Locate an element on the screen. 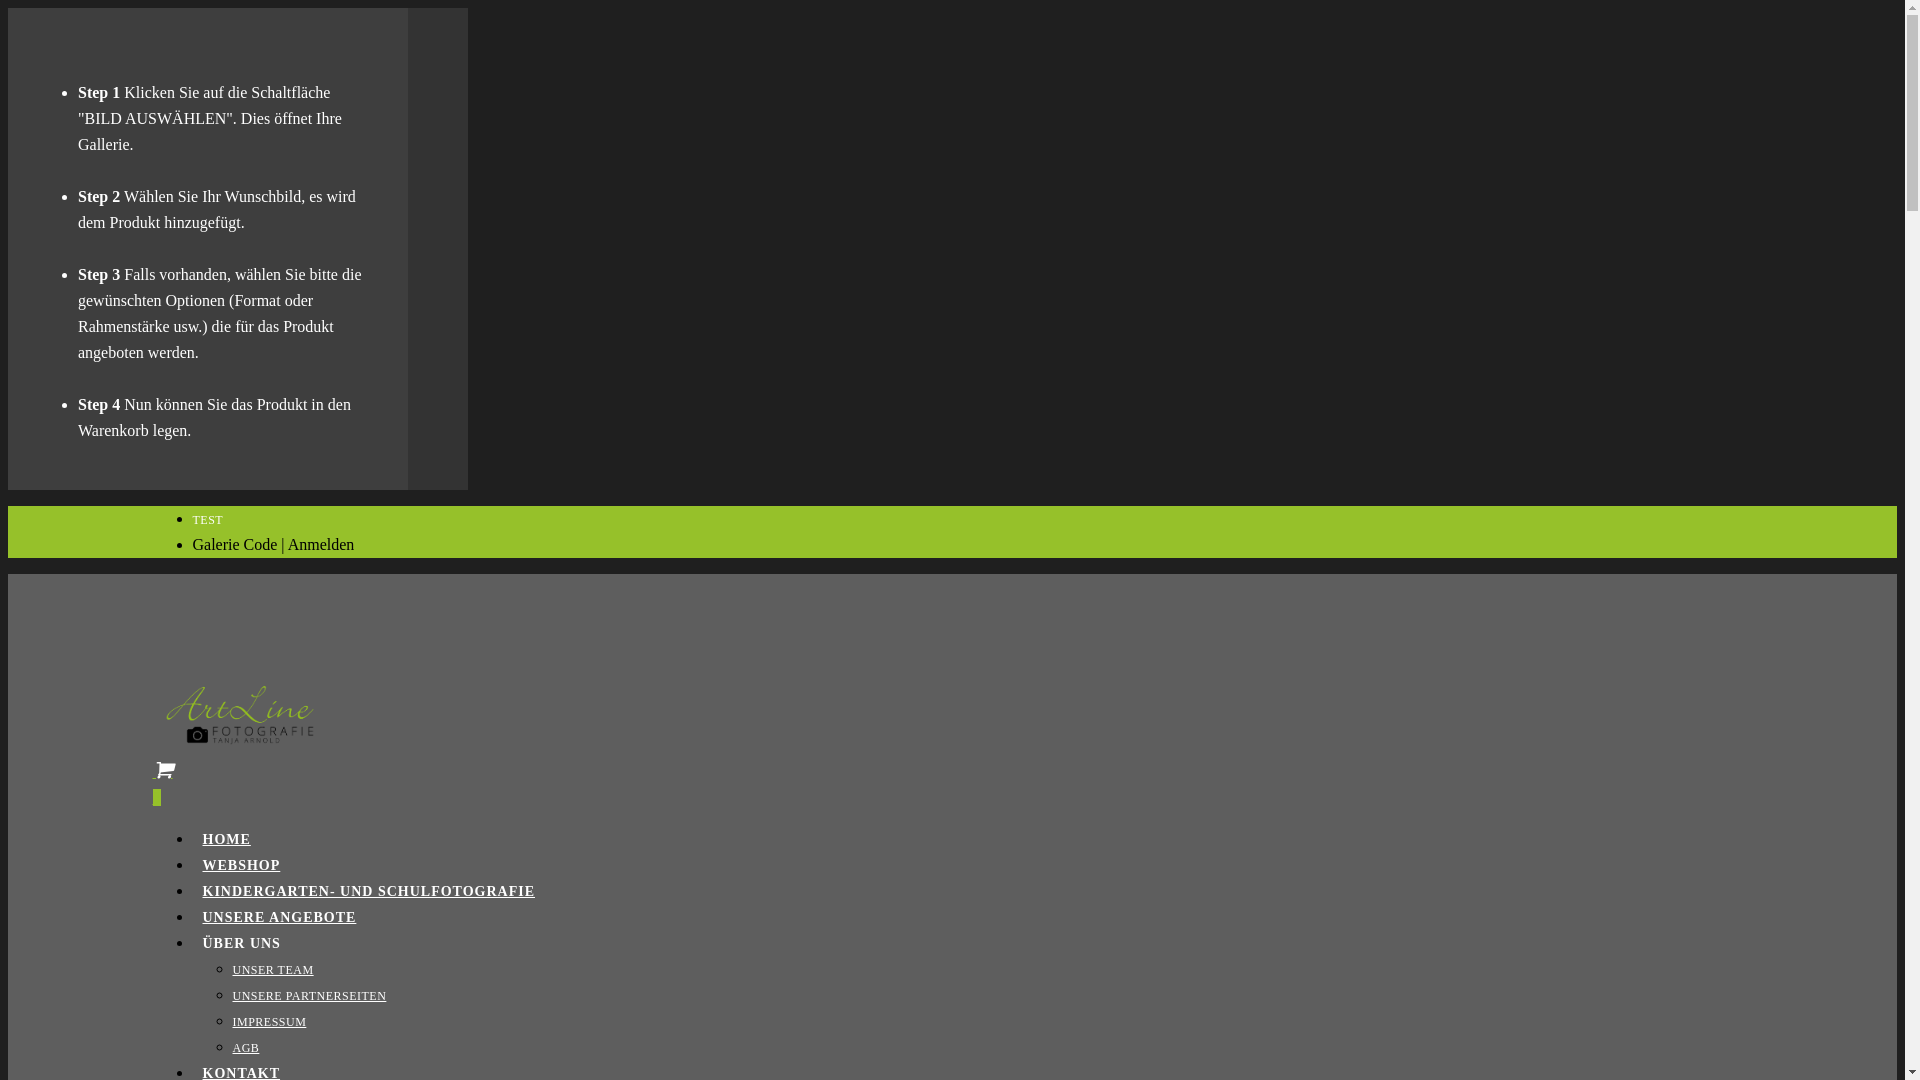  'UNSERE PARTNERSEITEN' is located at coordinates (307, 995).